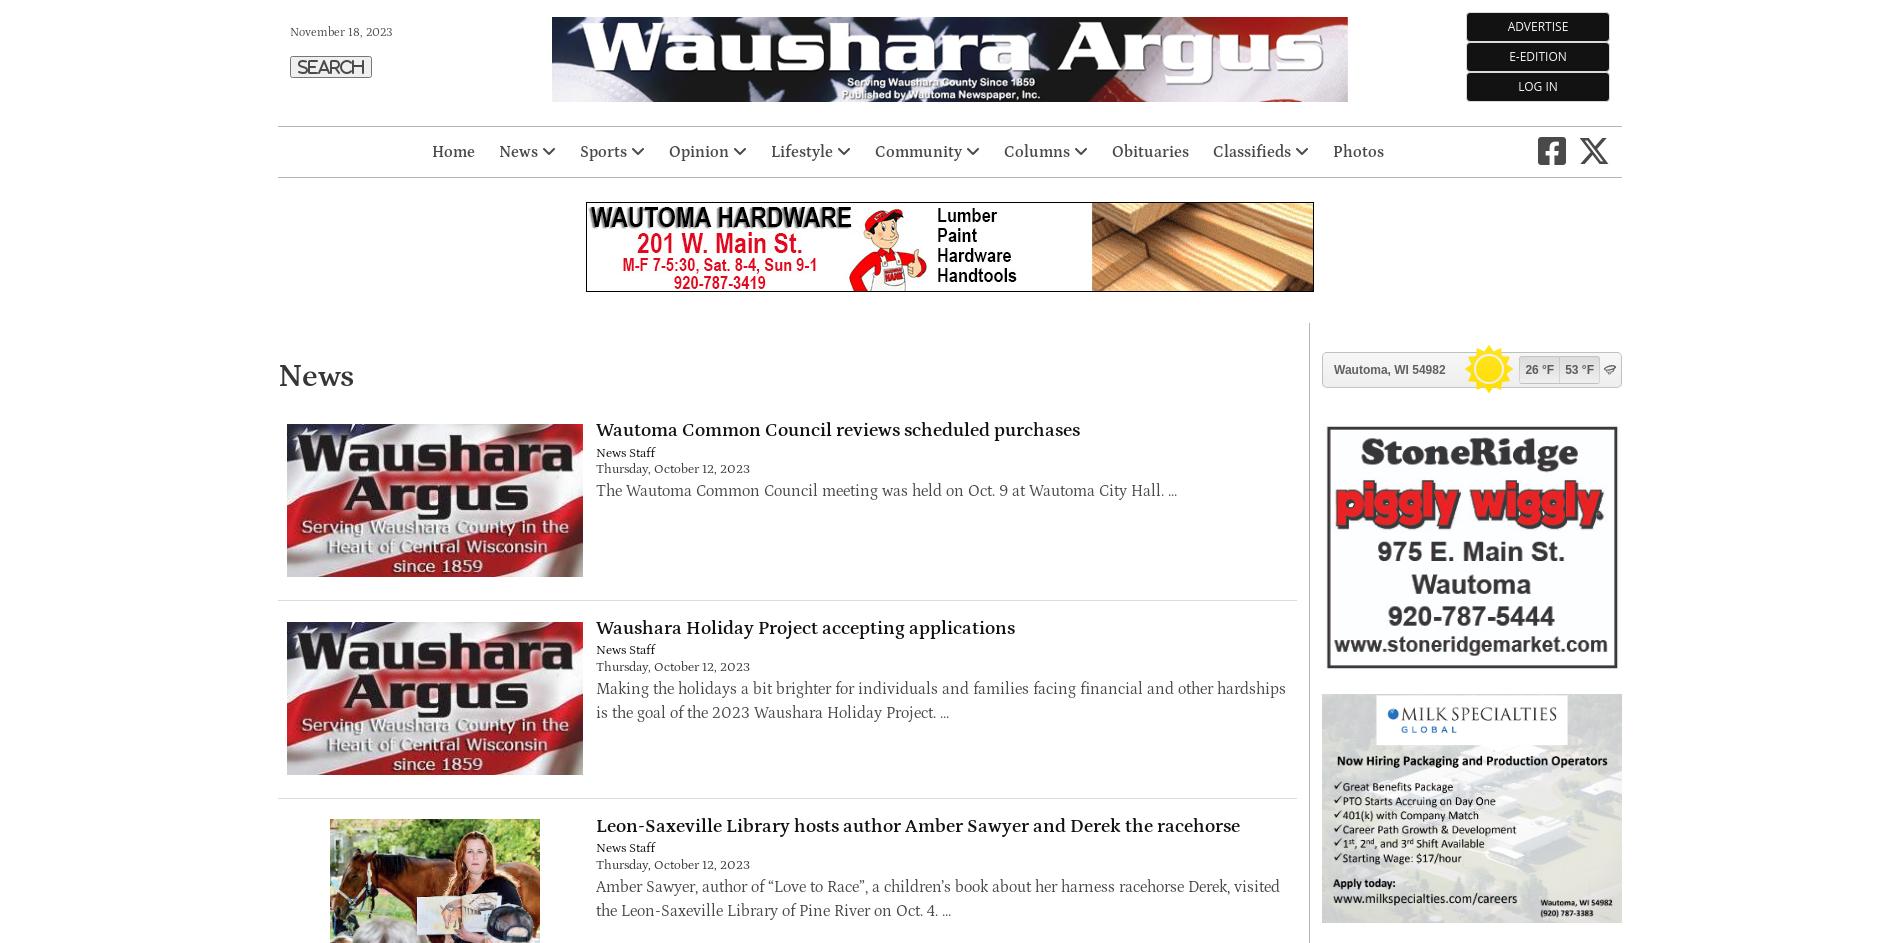 This screenshot has height=943, width=1900. Describe the element at coordinates (1037, 152) in the screenshot. I see `'Columns'` at that location.